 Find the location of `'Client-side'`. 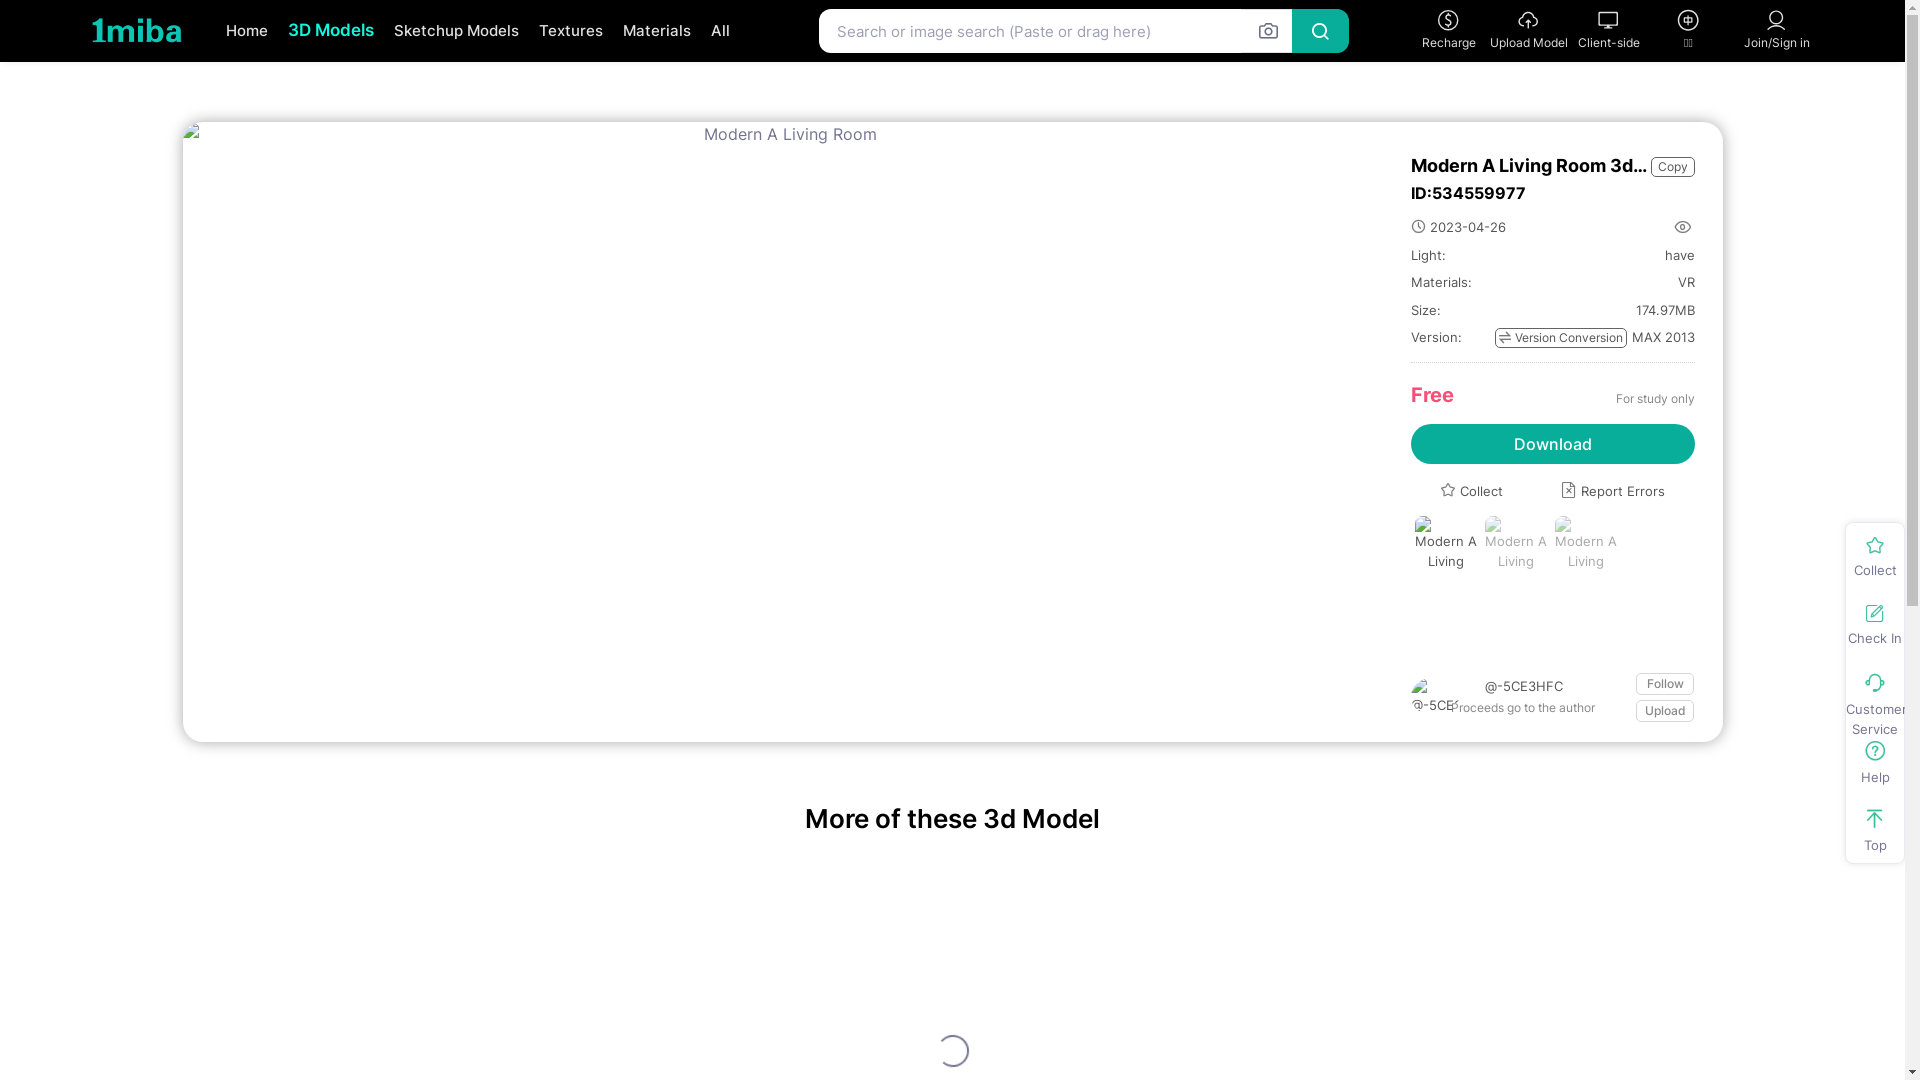

'Client-side' is located at coordinates (1608, 30).